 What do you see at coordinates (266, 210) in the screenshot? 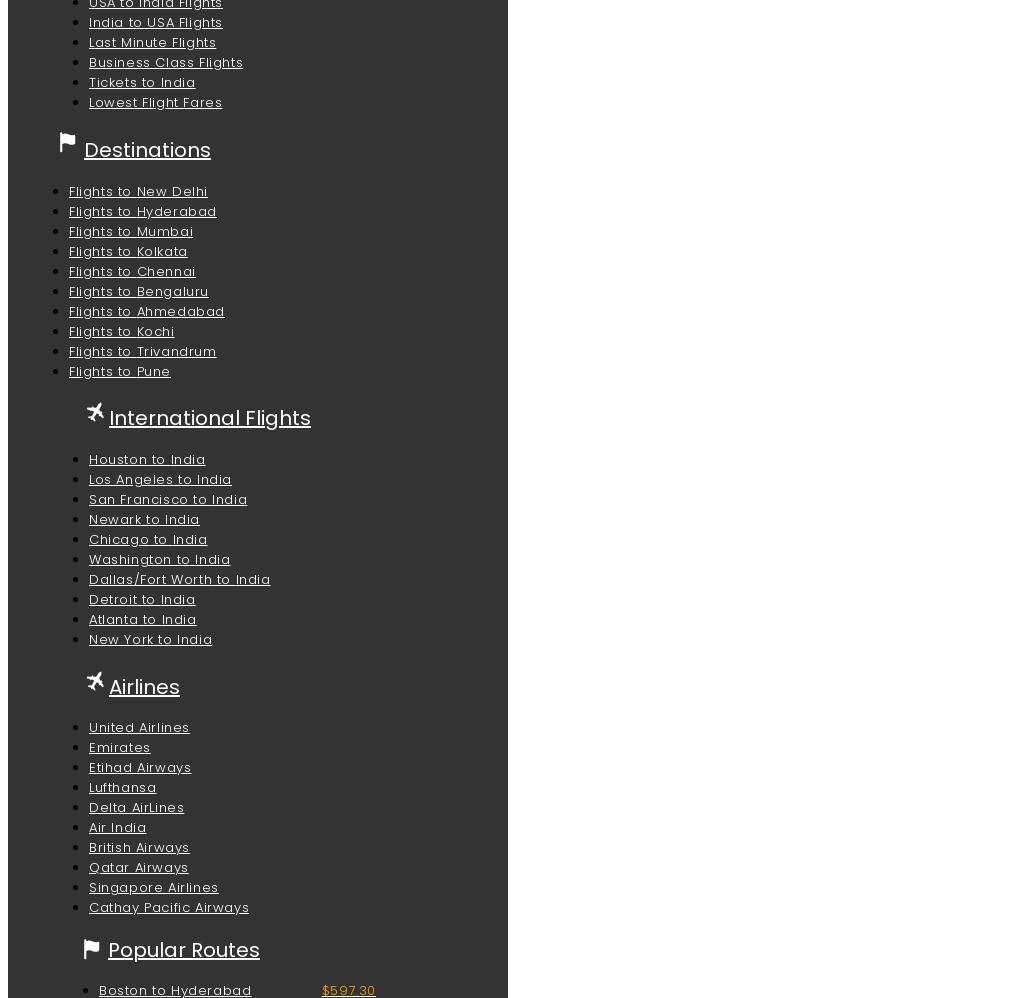
I see `'Travel to Srinagar before the beginning or the end of major festivals and peak tourist seasons'` at bounding box center [266, 210].